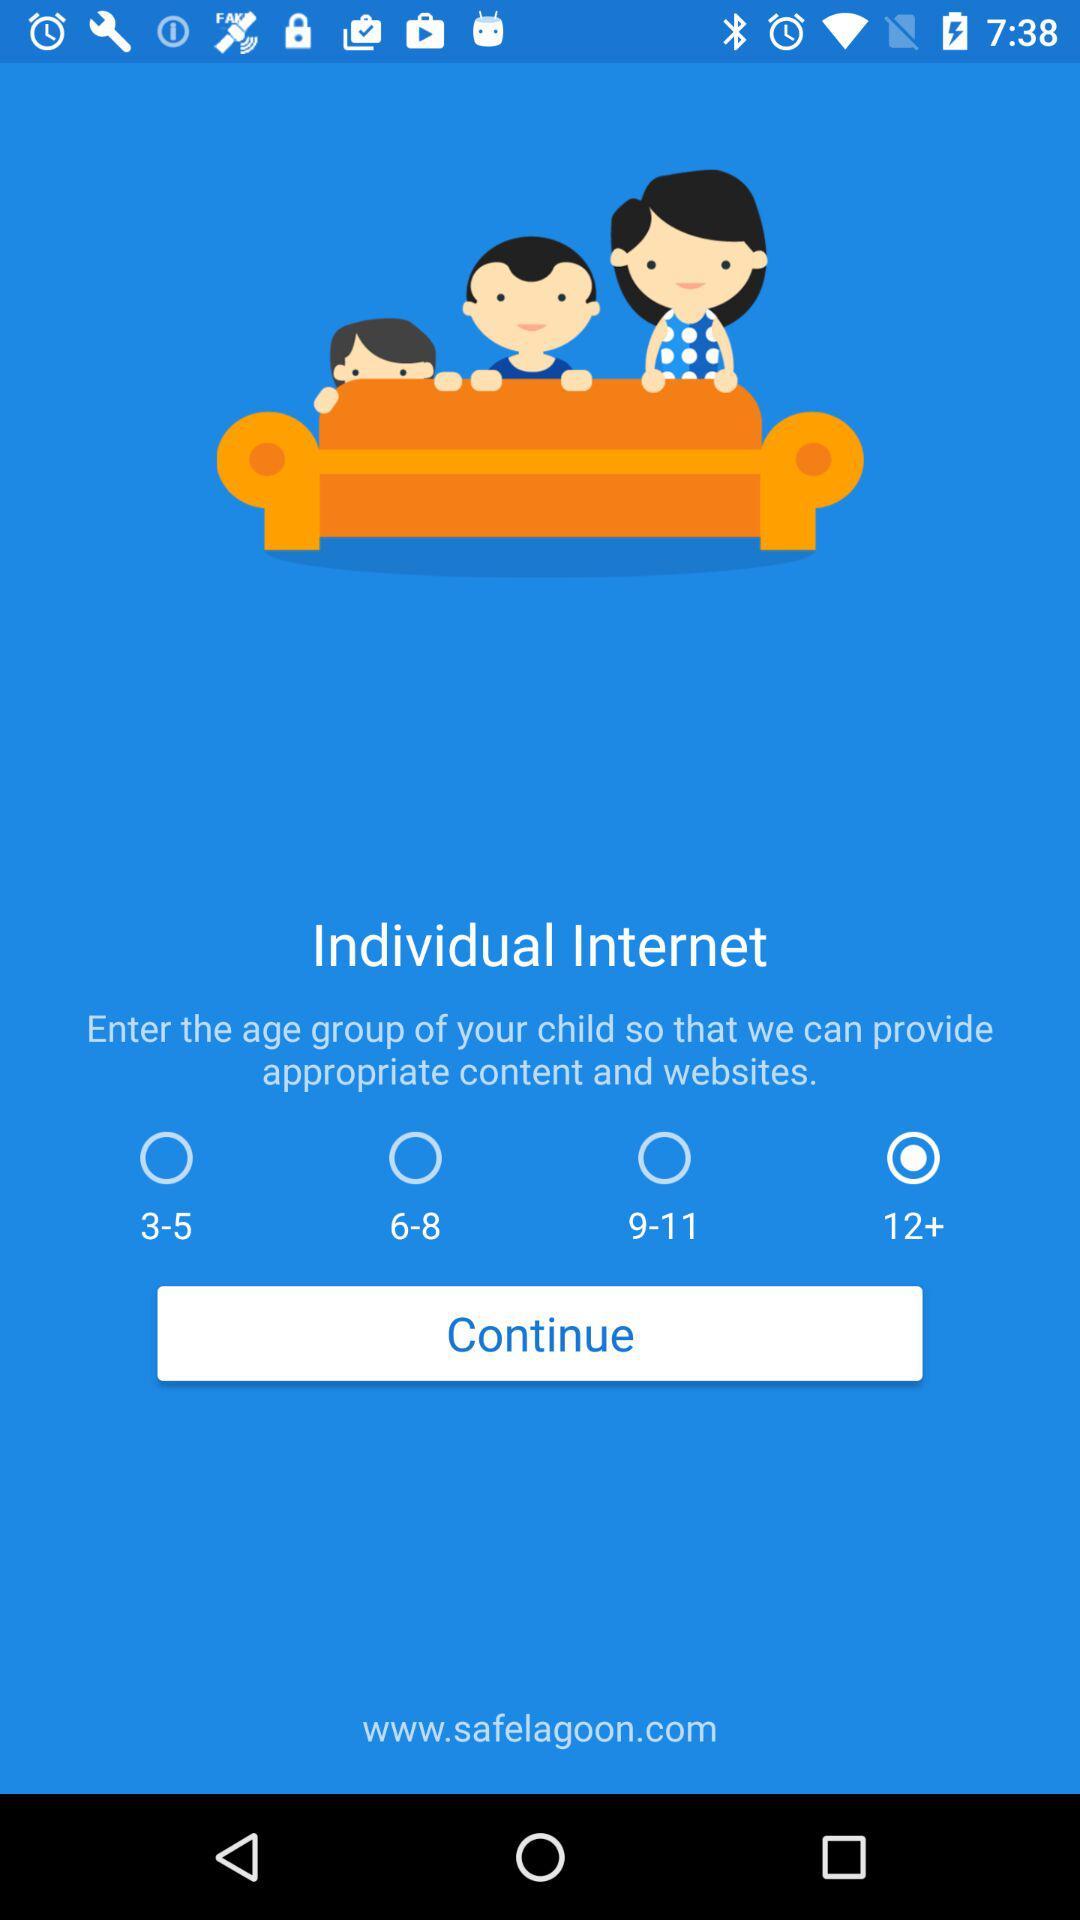 This screenshot has width=1080, height=1920. I want to click on the icon next to 9-11, so click(913, 1182).